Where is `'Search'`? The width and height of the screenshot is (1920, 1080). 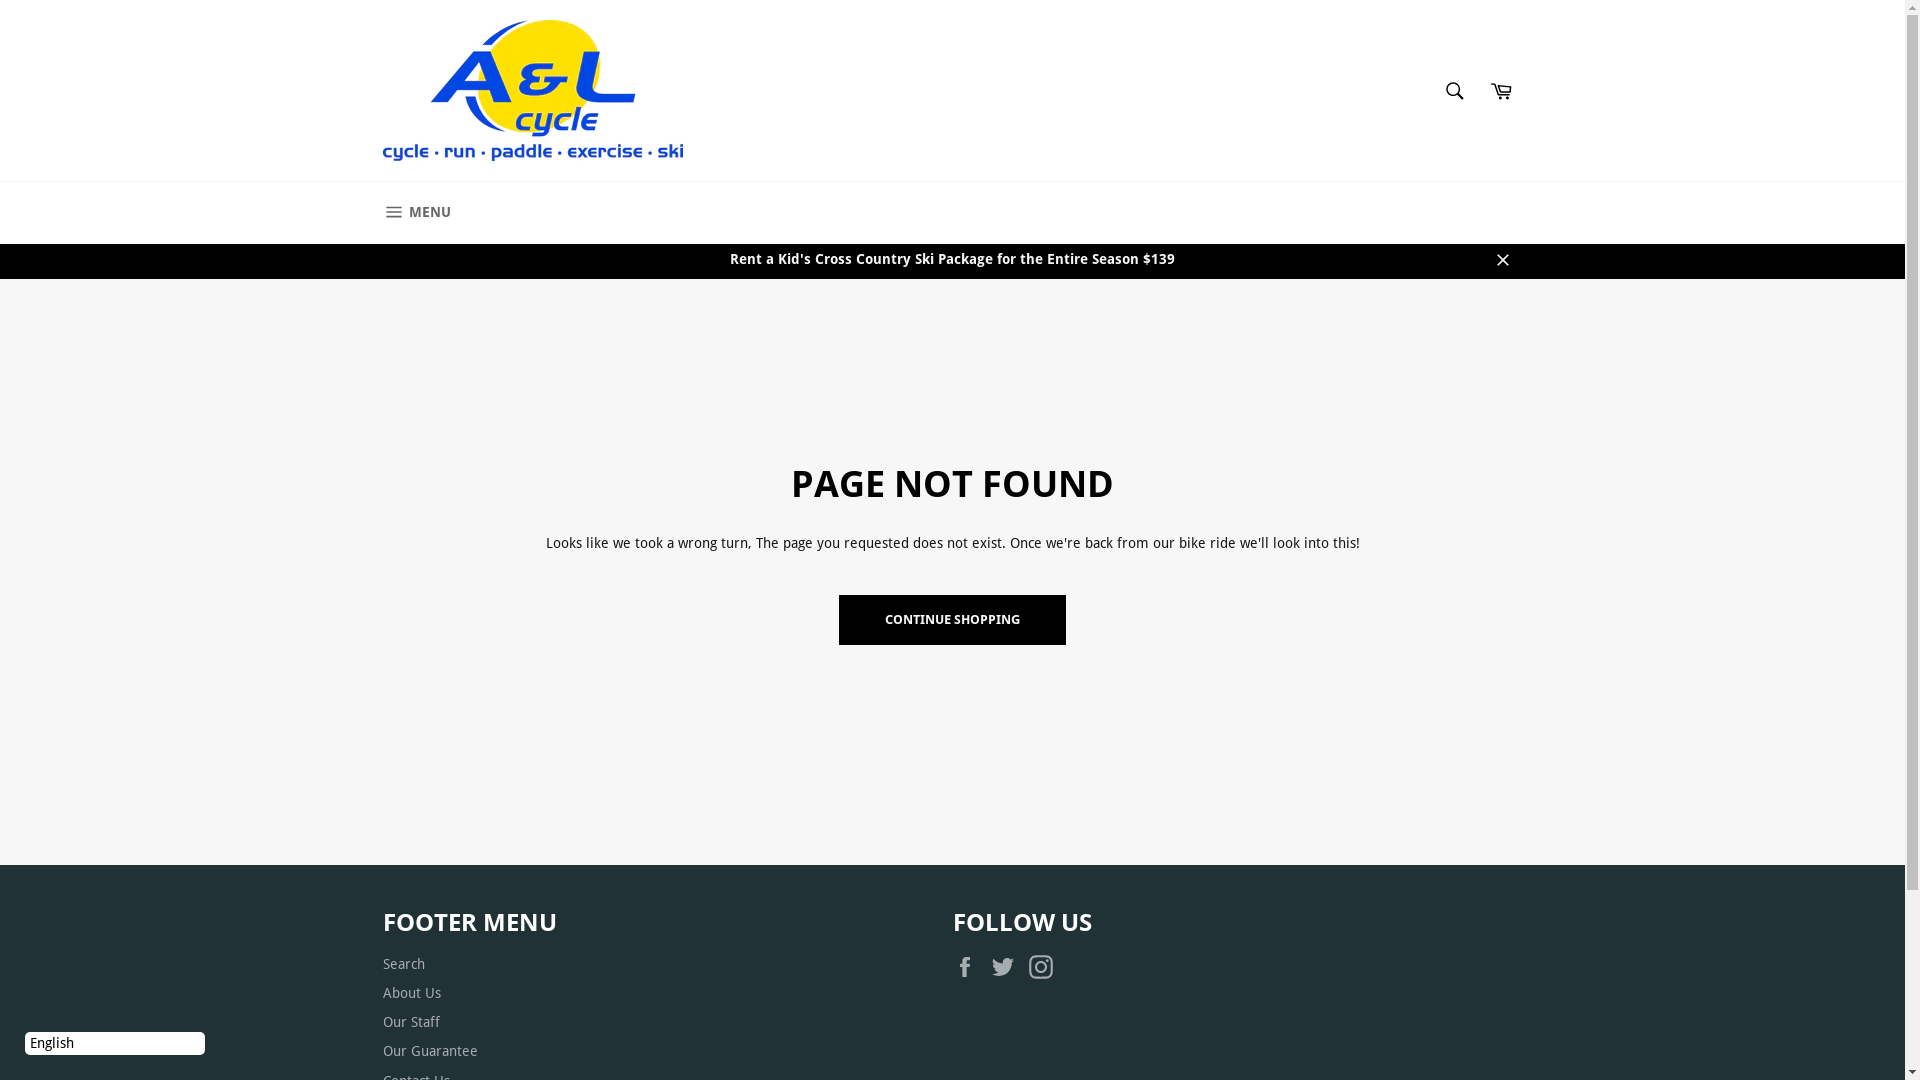 'Search' is located at coordinates (1454, 91).